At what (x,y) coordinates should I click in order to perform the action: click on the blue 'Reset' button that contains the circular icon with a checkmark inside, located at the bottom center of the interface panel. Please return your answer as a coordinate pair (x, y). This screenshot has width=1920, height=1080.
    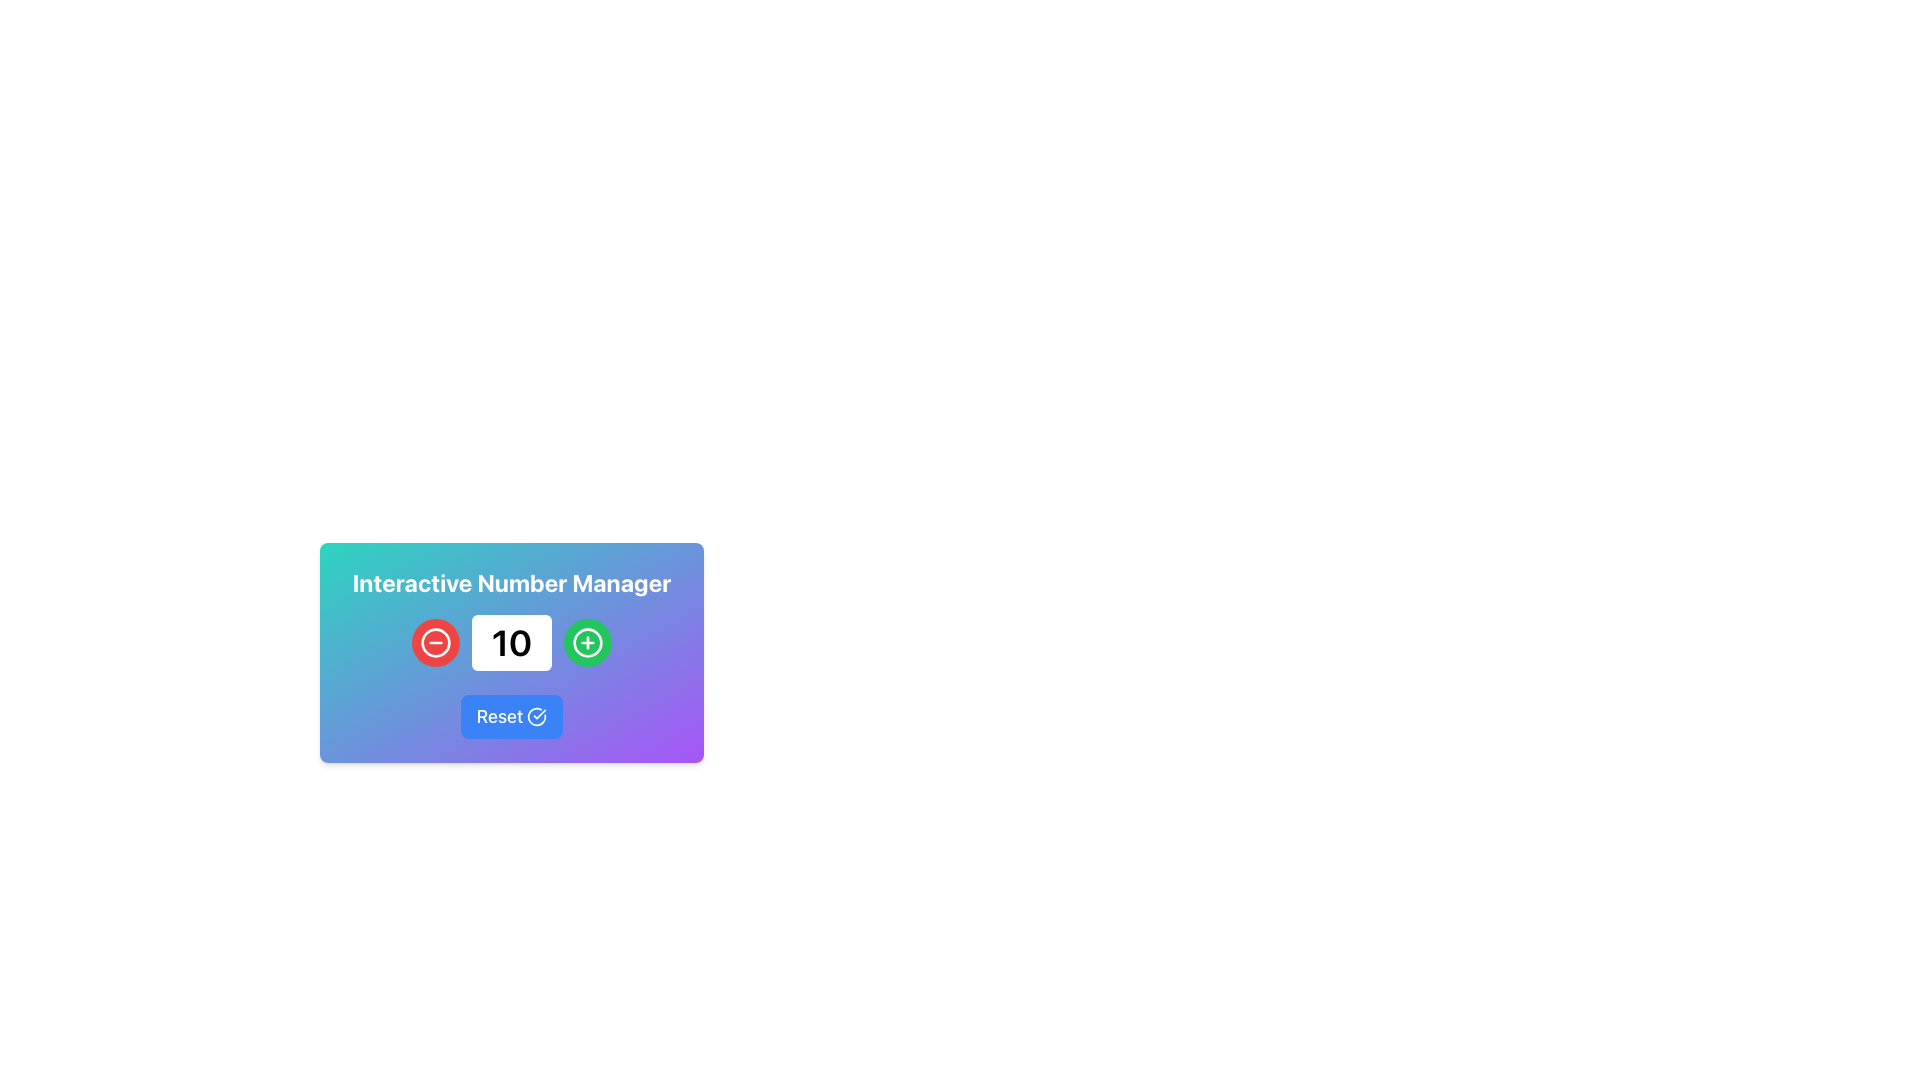
    Looking at the image, I should click on (537, 716).